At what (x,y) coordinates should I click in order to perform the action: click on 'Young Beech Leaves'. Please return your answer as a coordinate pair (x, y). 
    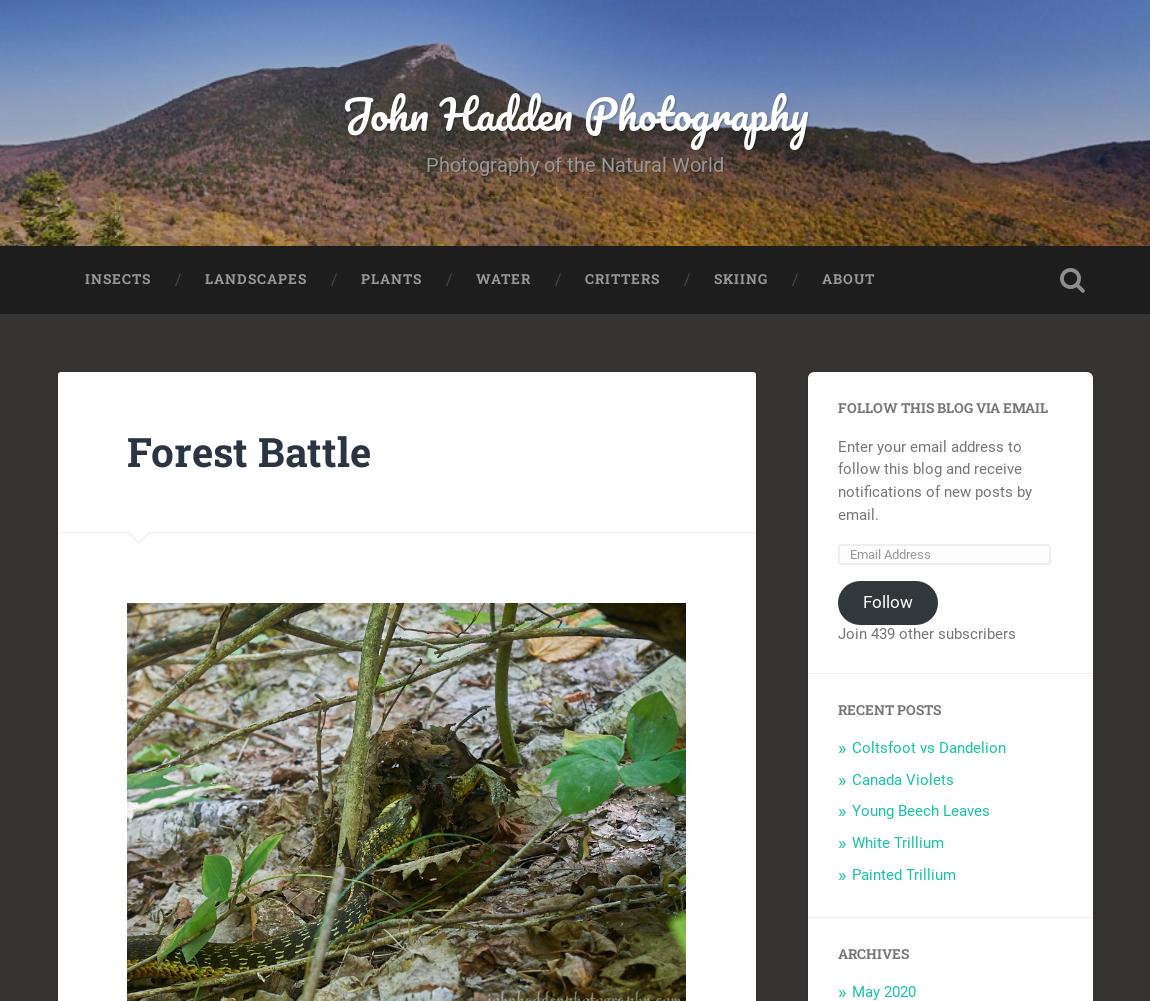
    Looking at the image, I should click on (920, 810).